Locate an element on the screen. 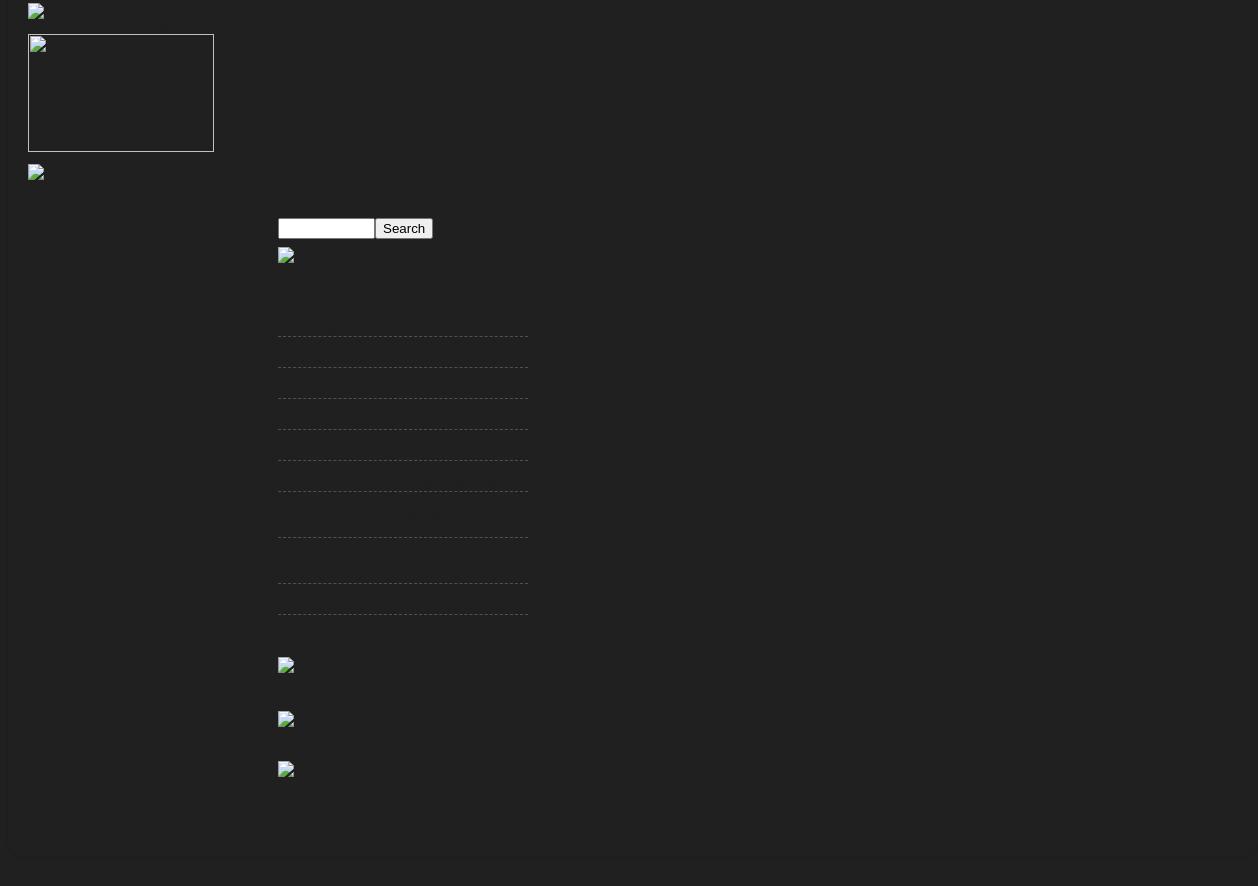 Image resolution: width=1258 pixels, height=886 pixels. 'Search Site' is located at coordinates (326, 200).